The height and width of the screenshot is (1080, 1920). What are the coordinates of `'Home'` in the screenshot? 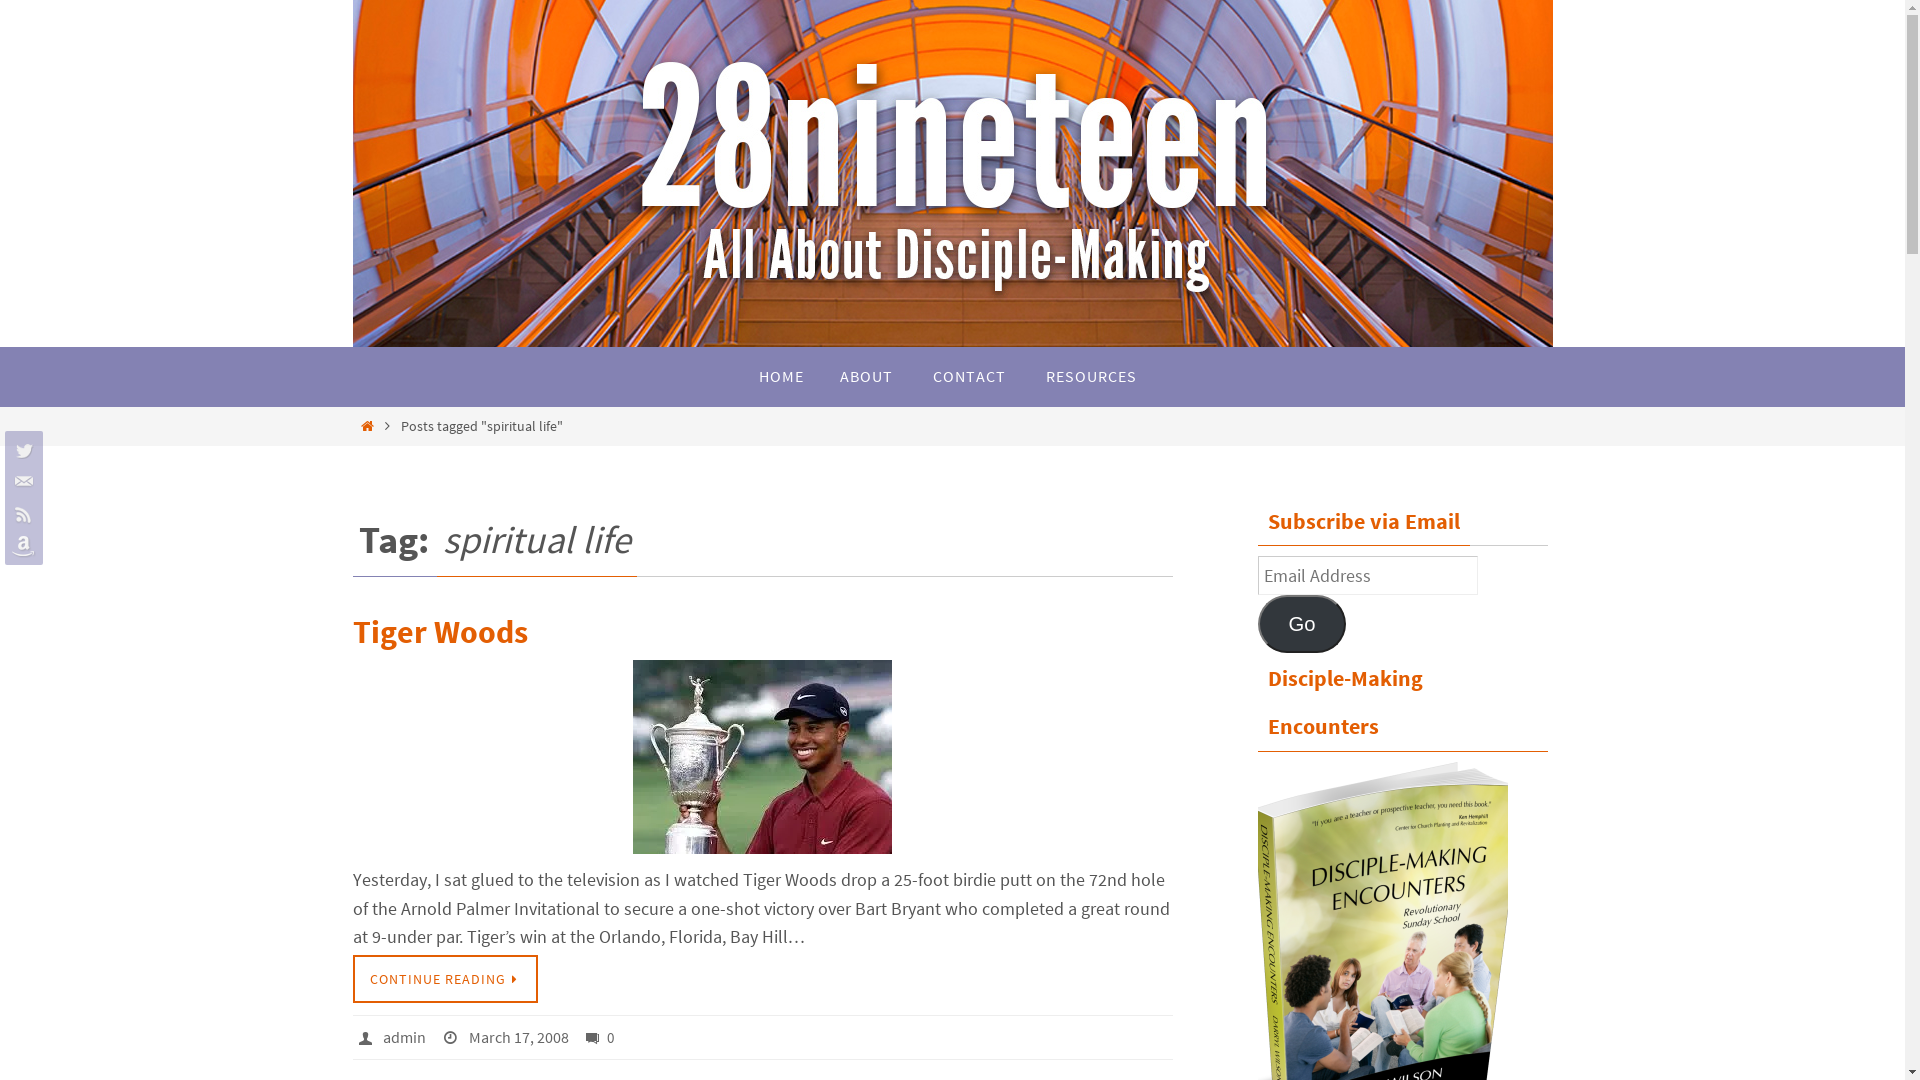 It's located at (368, 424).